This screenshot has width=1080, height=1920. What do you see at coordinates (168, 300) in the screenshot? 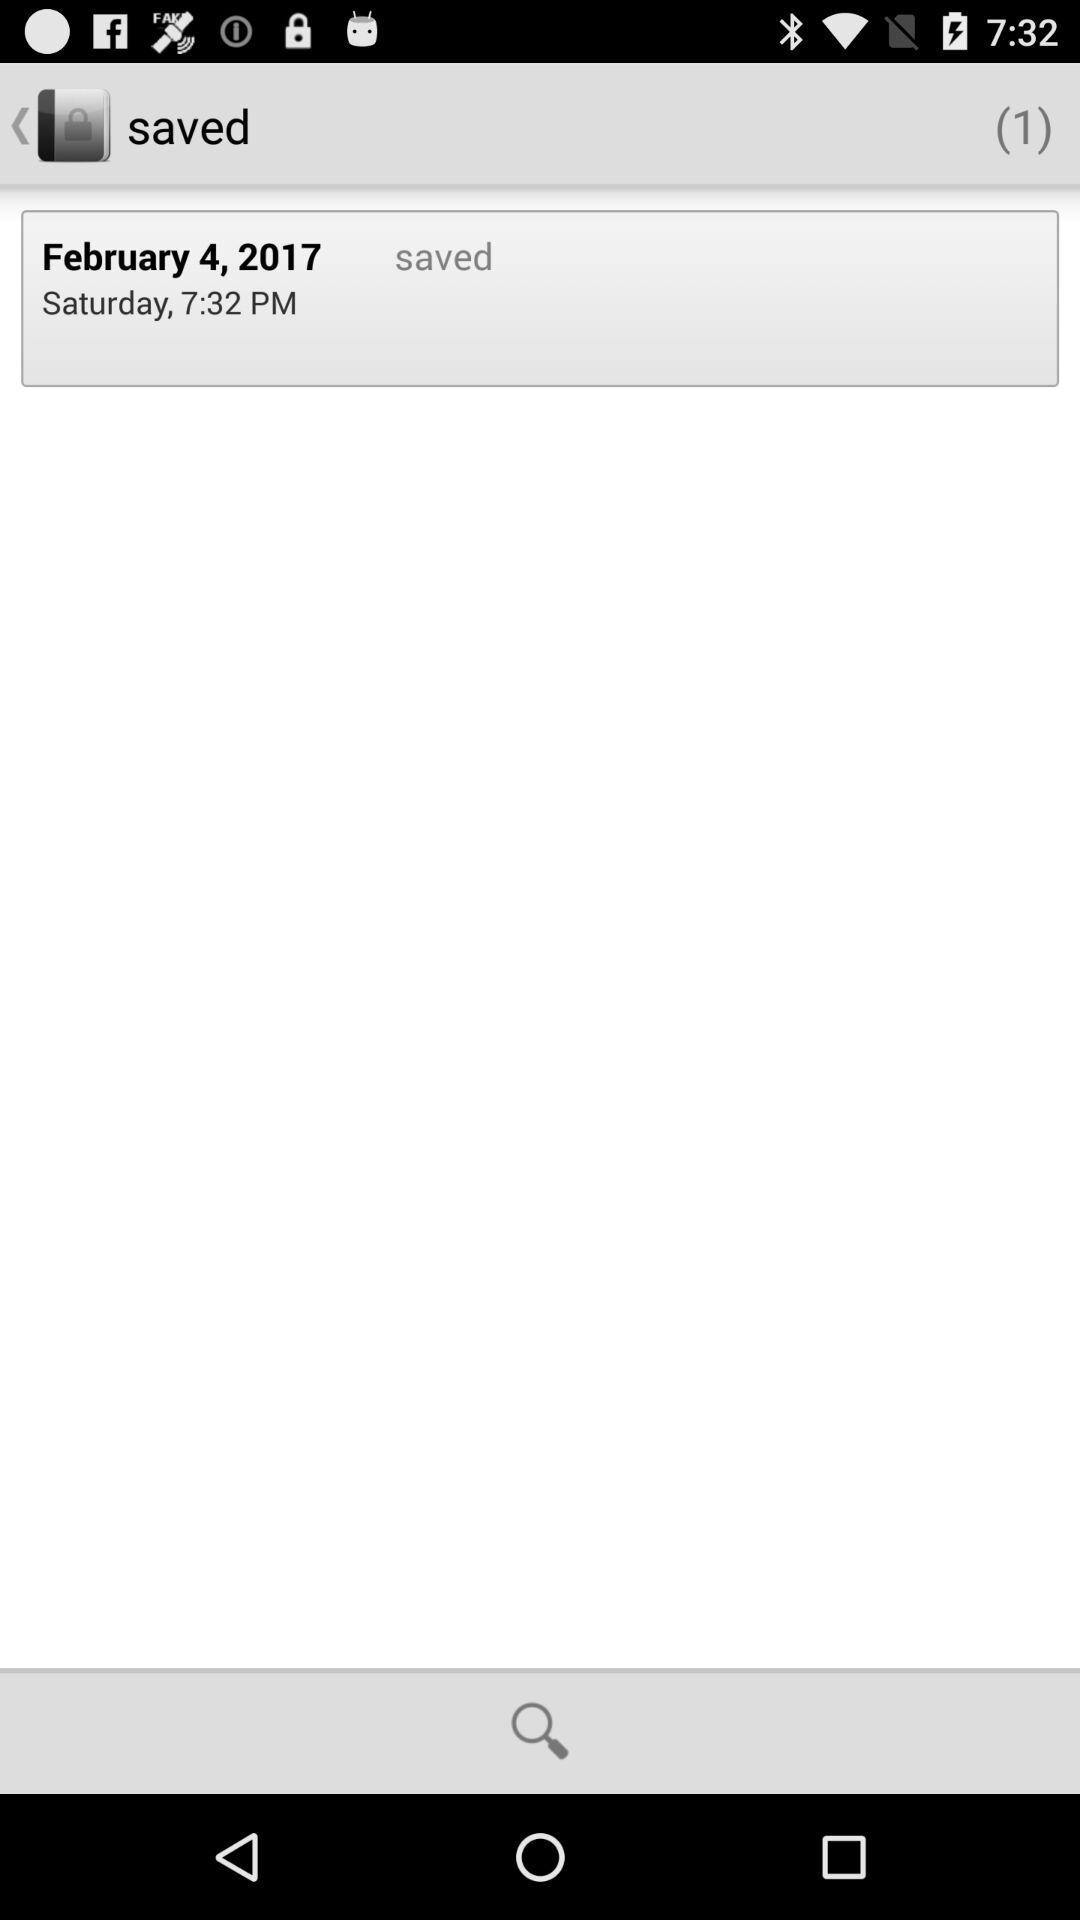
I see `the icon next to the saved` at bounding box center [168, 300].